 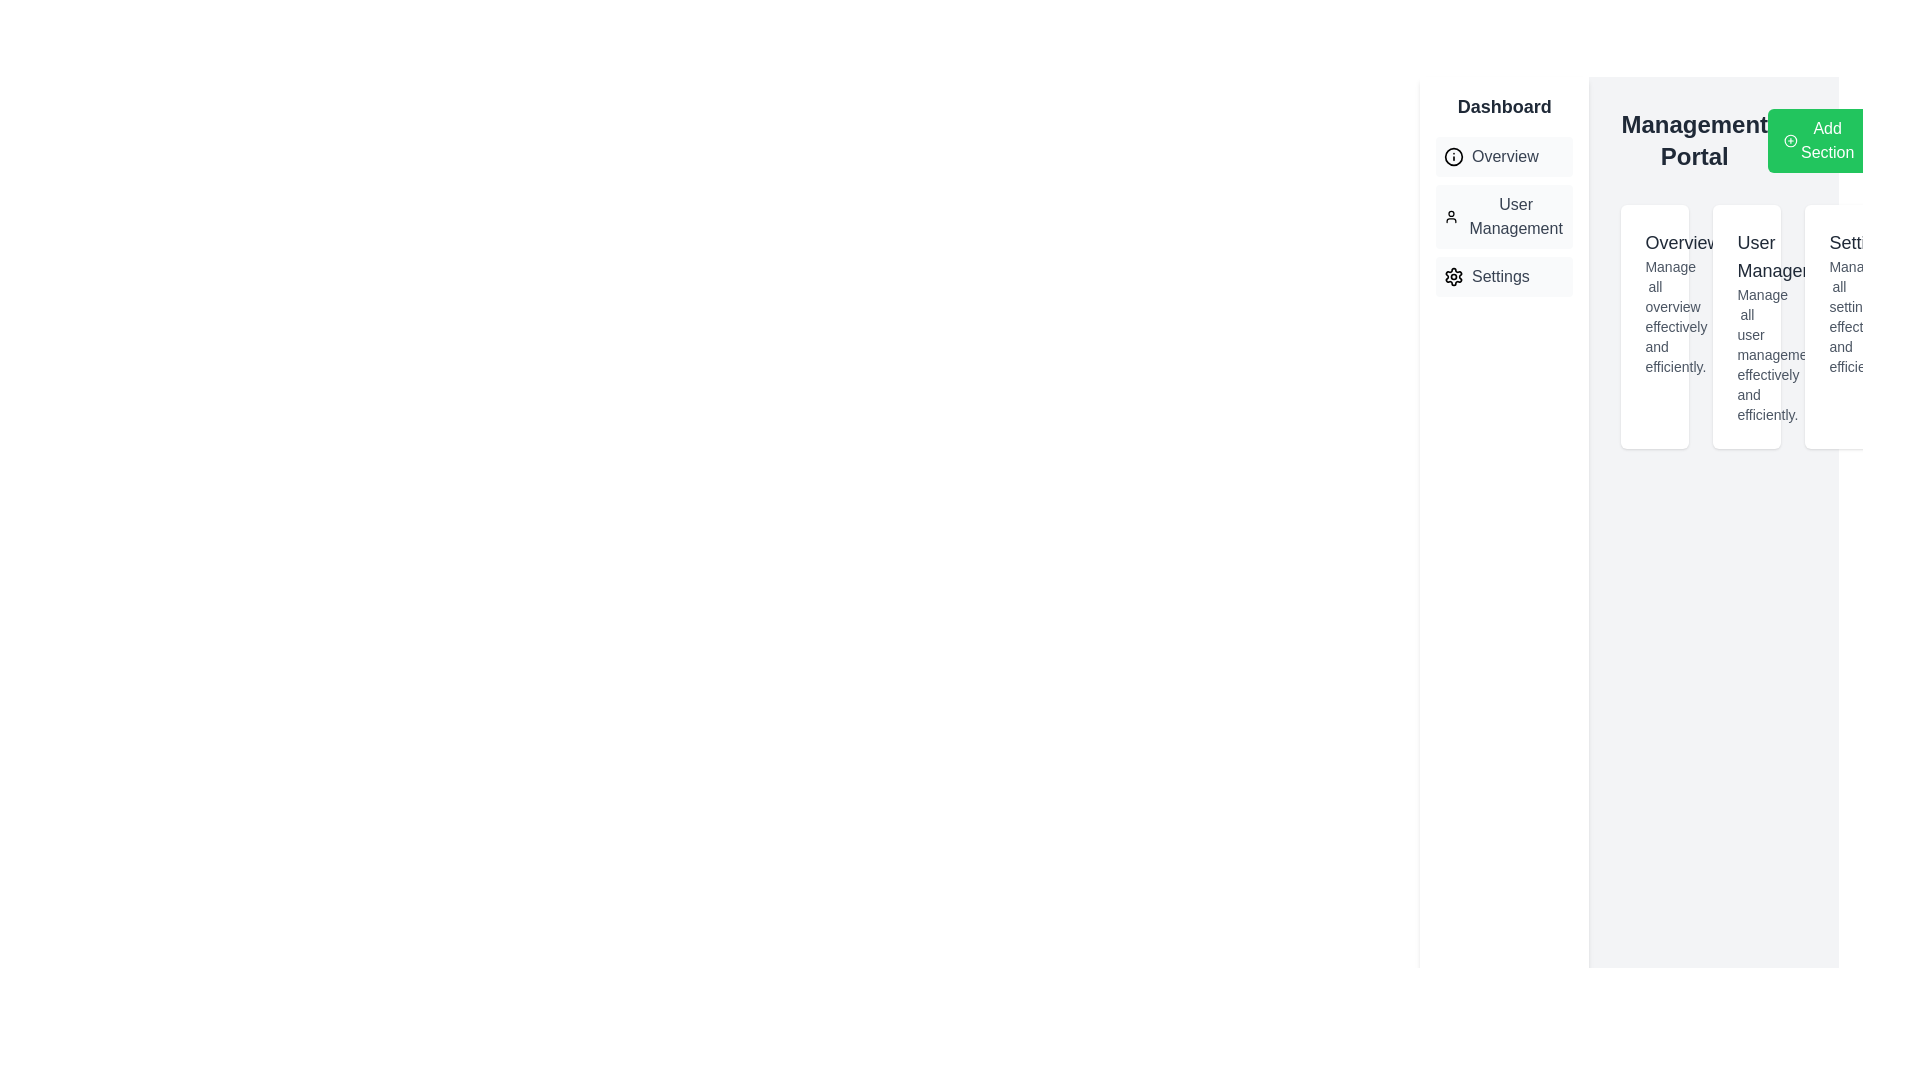 What do you see at coordinates (1503, 216) in the screenshot?
I see `the 'User Management' option in the Sidebar navigation menu` at bounding box center [1503, 216].